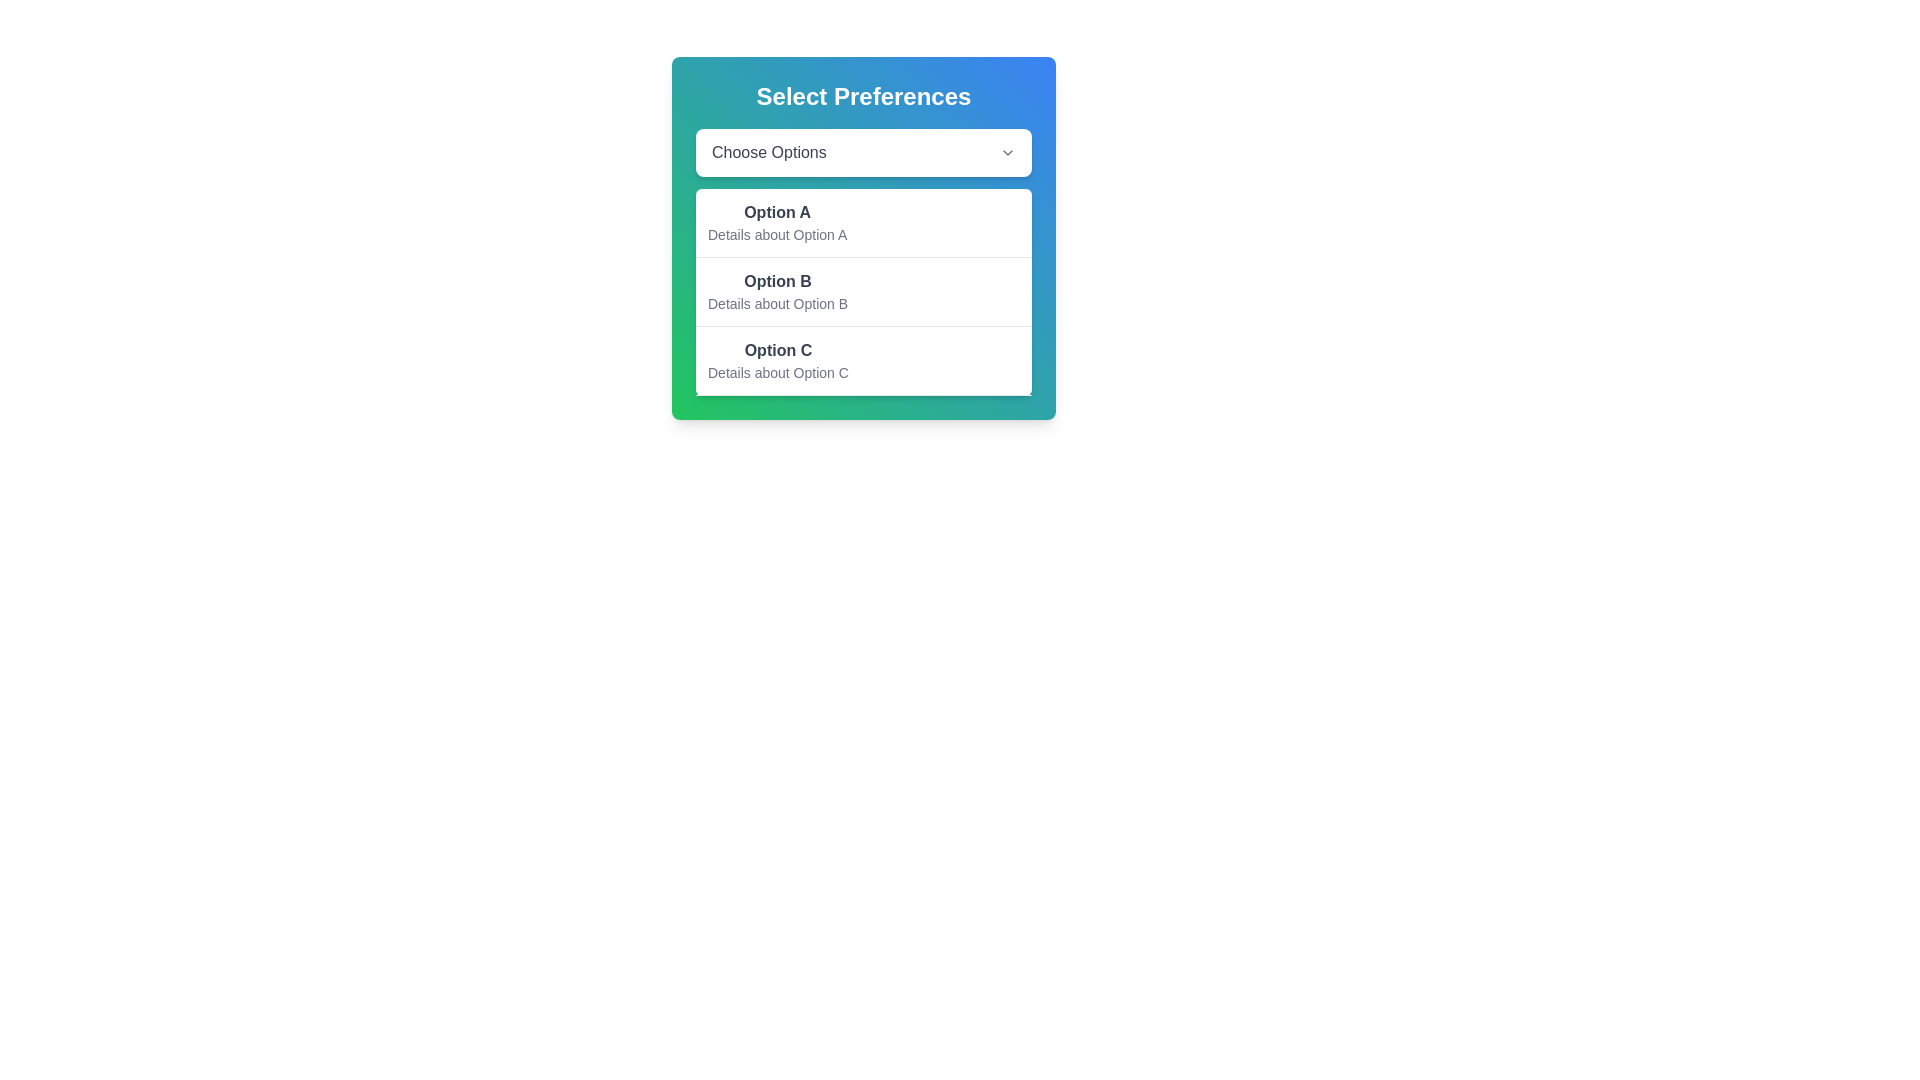  I want to click on the second option 'Option B' in the dropdown list titled 'Select Preferences', so click(776, 292).